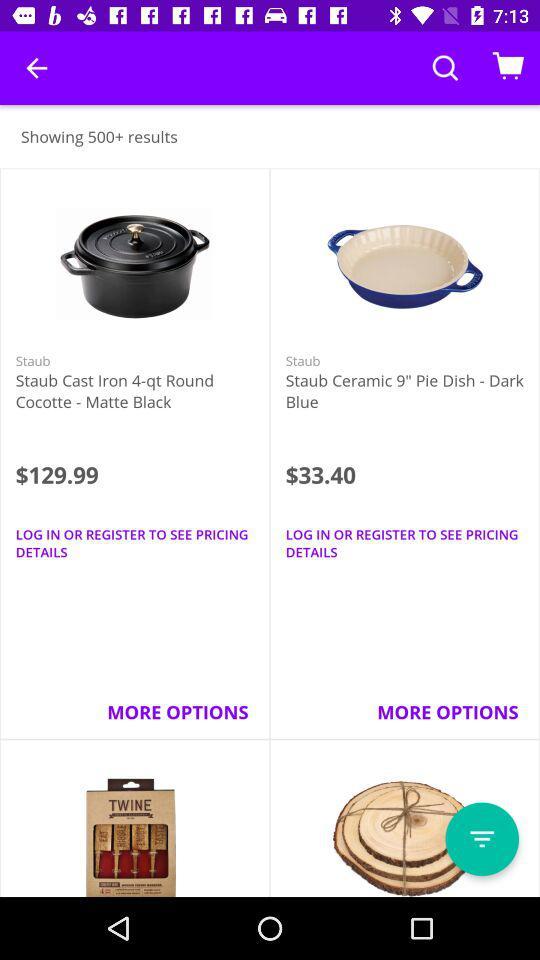 This screenshot has width=540, height=960. What do you see at coordinates (481, 839) in the screenshot?
I see `page down` at bounding box center [481, 839].